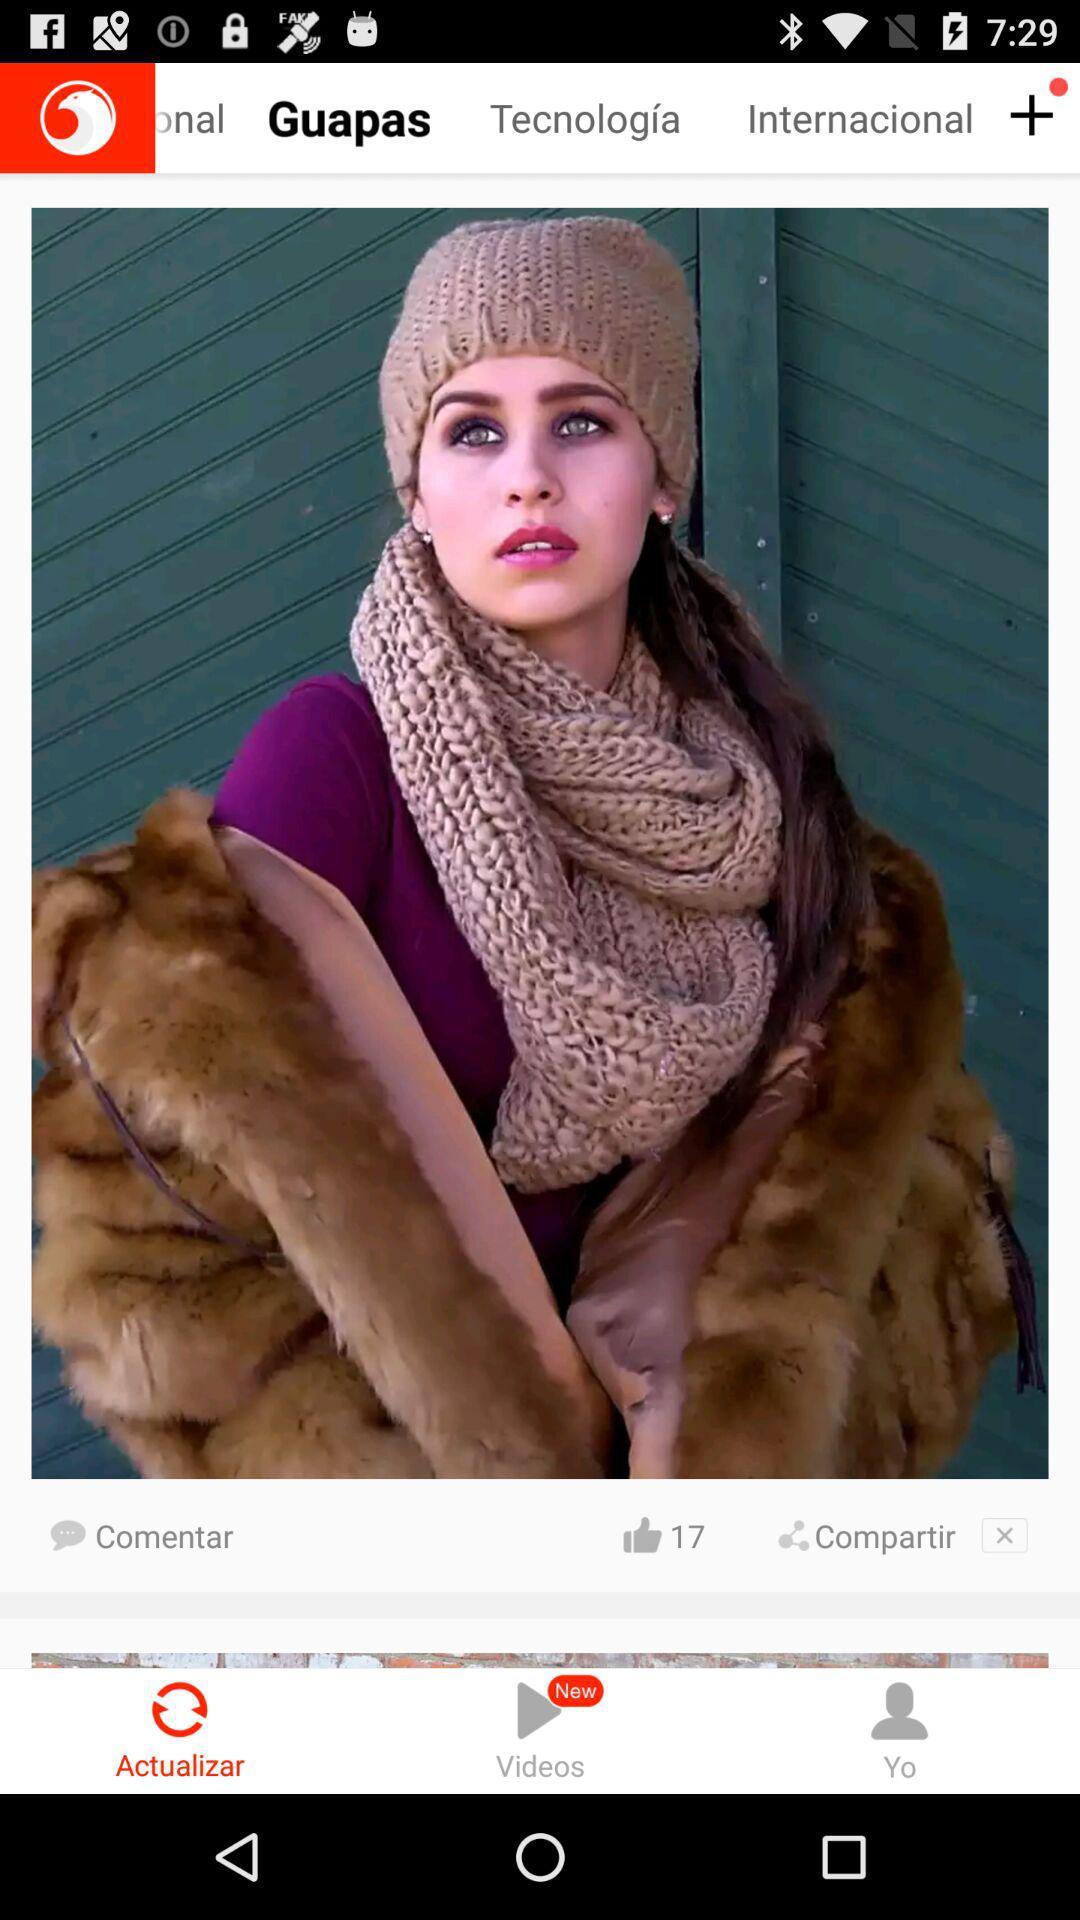 Image resolution: width=1080 pixels, height=1920 pixels. I want to click on the add icon, so click(1028, 123).